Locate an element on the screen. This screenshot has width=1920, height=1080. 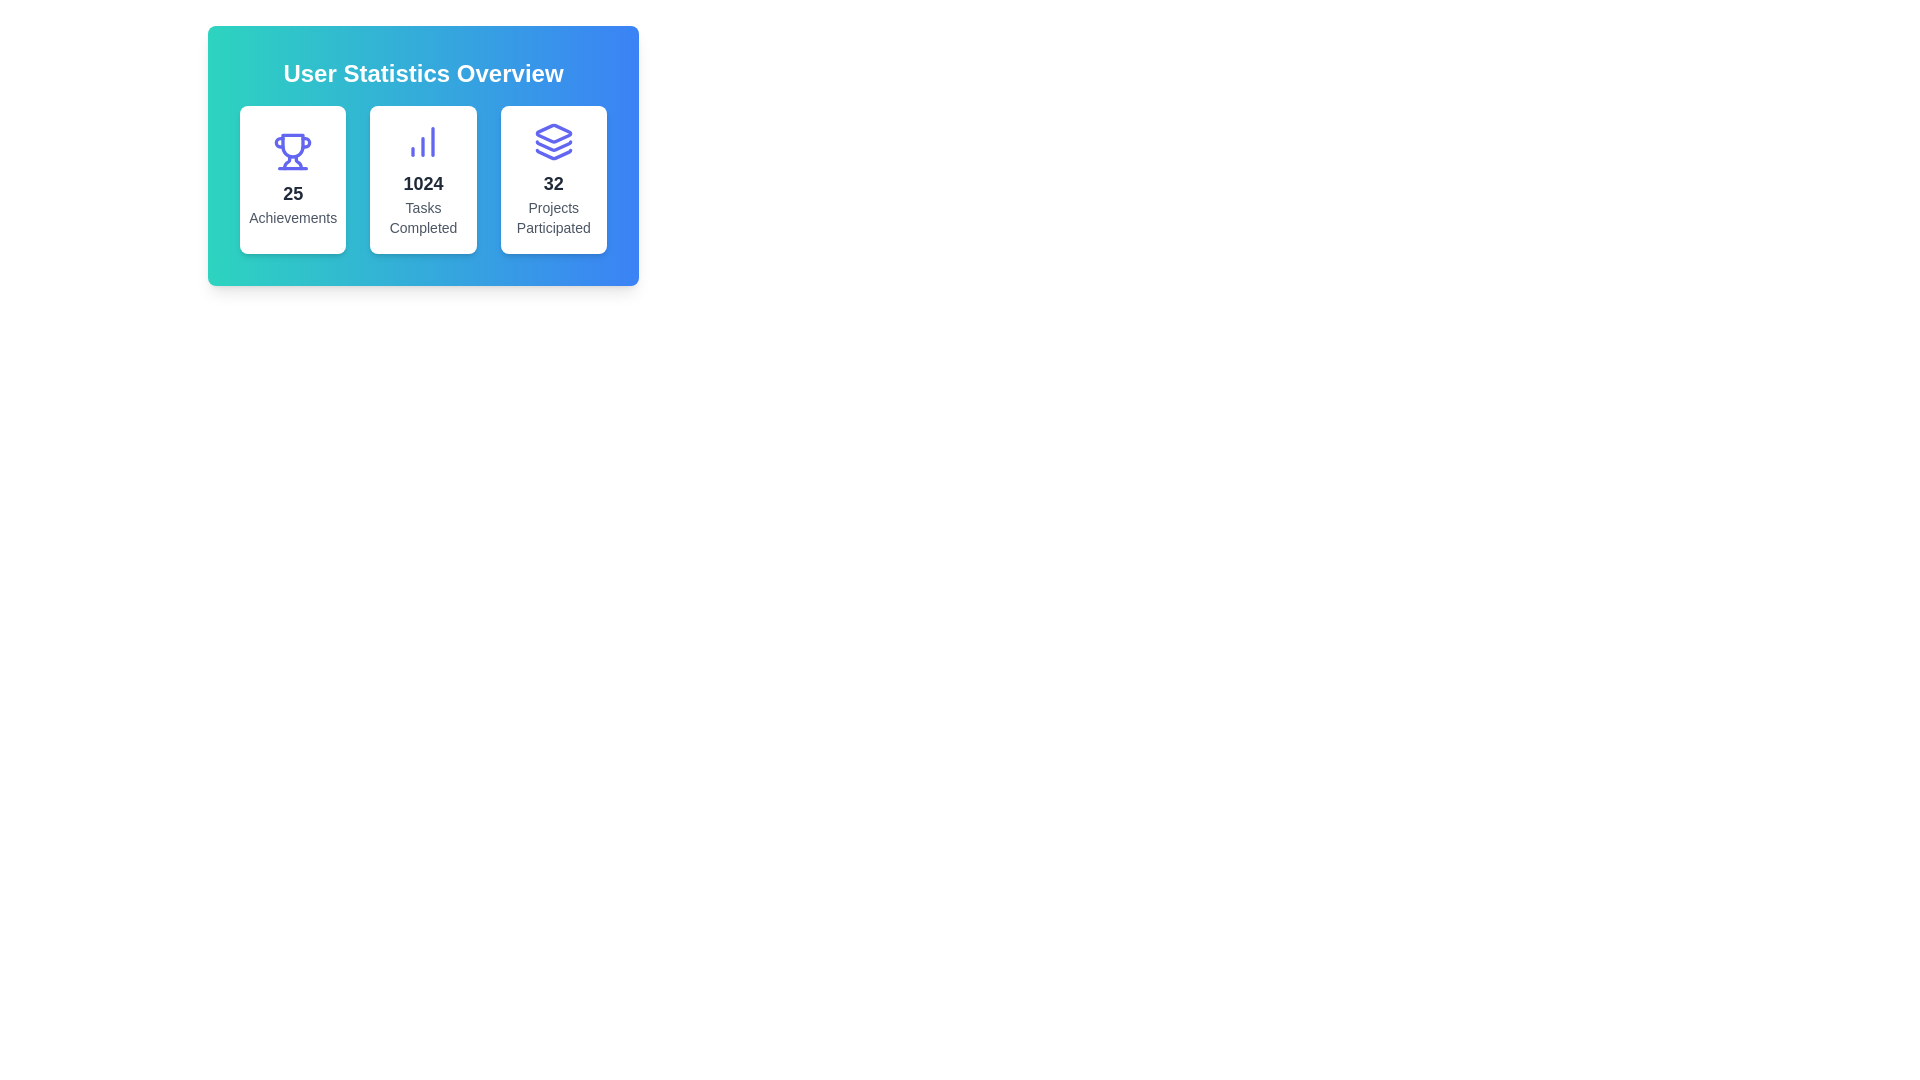
the 'Projects Participated' icon located at the top section of the rightmost card in the 'User Statistics Overview' section is located at coordinates (553, 141).